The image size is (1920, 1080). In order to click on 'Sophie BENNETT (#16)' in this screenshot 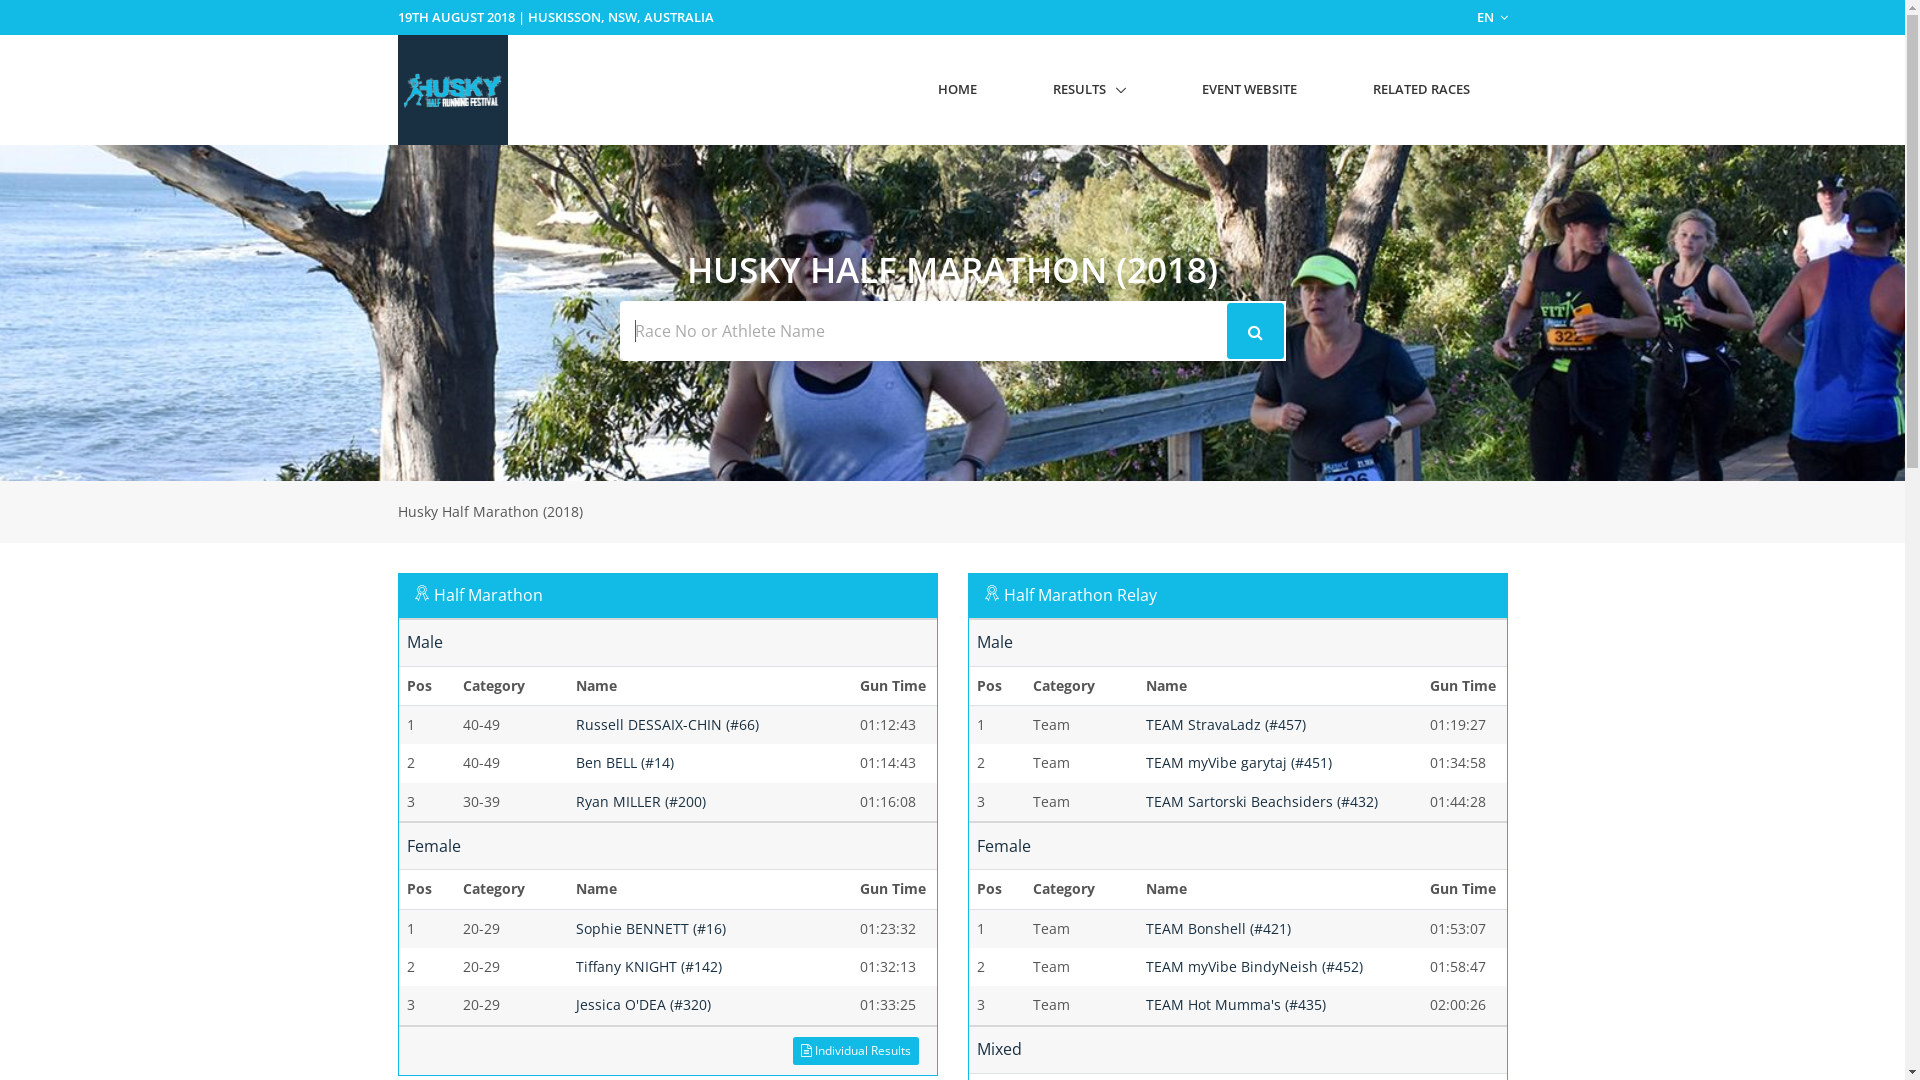, I will do `click(651, 928)`.